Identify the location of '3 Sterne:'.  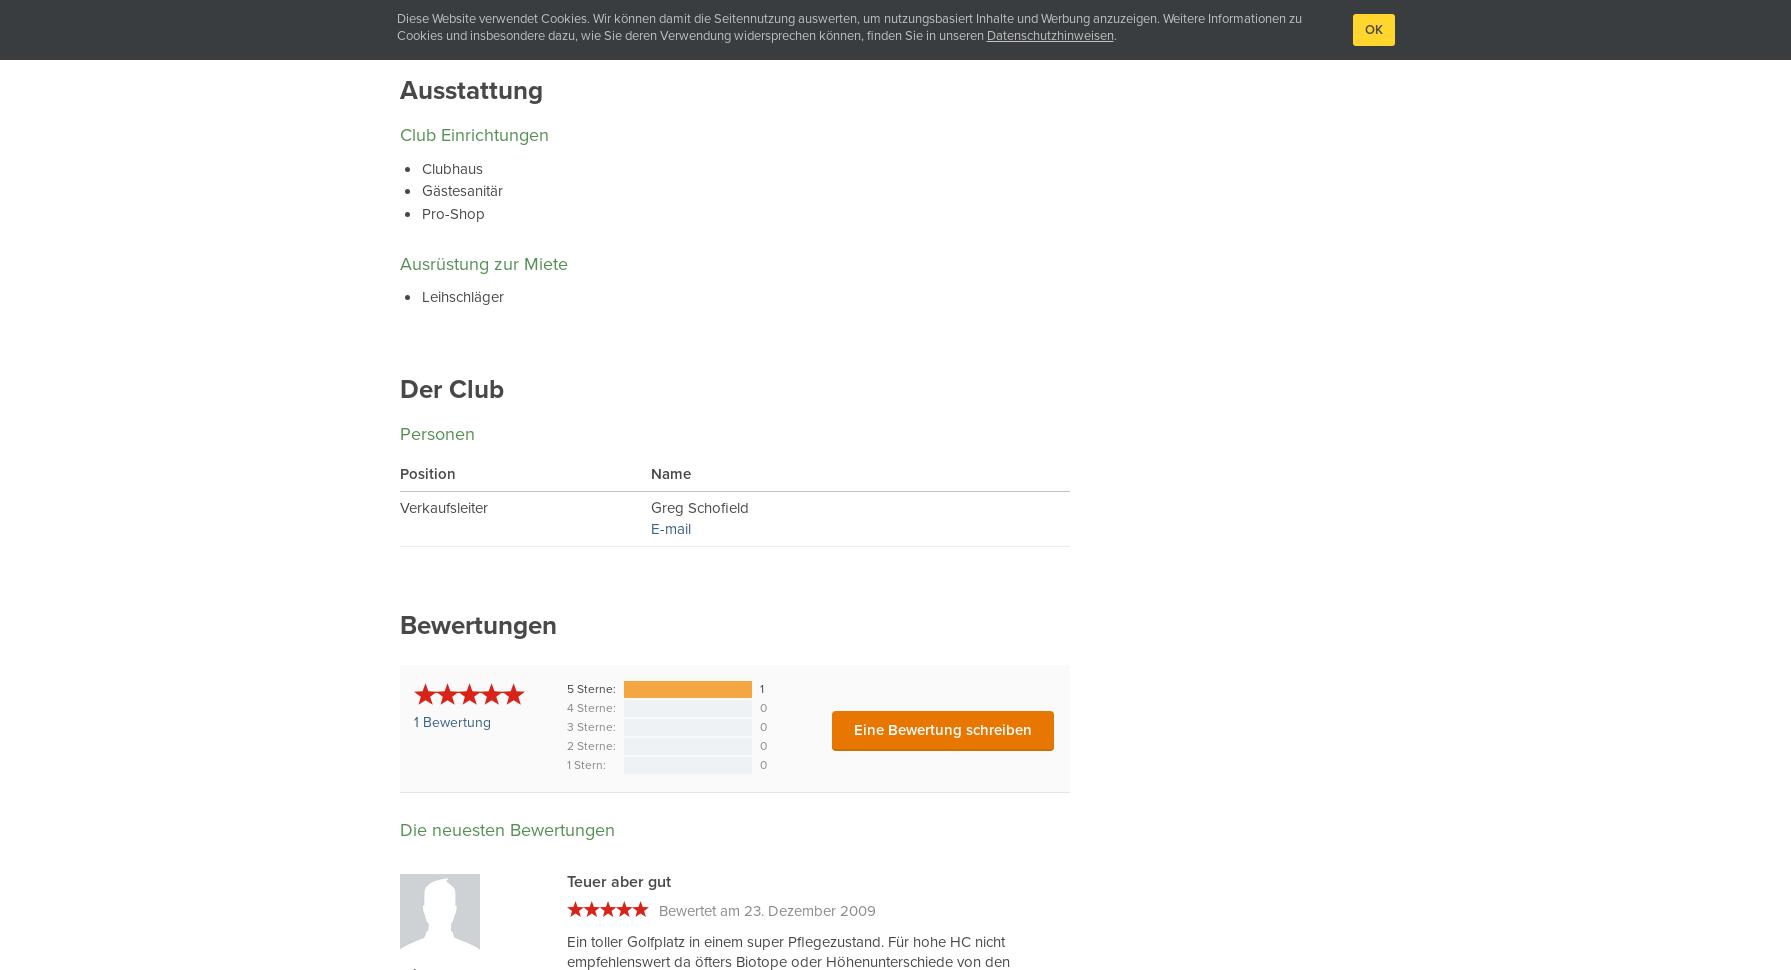
(591, 726).